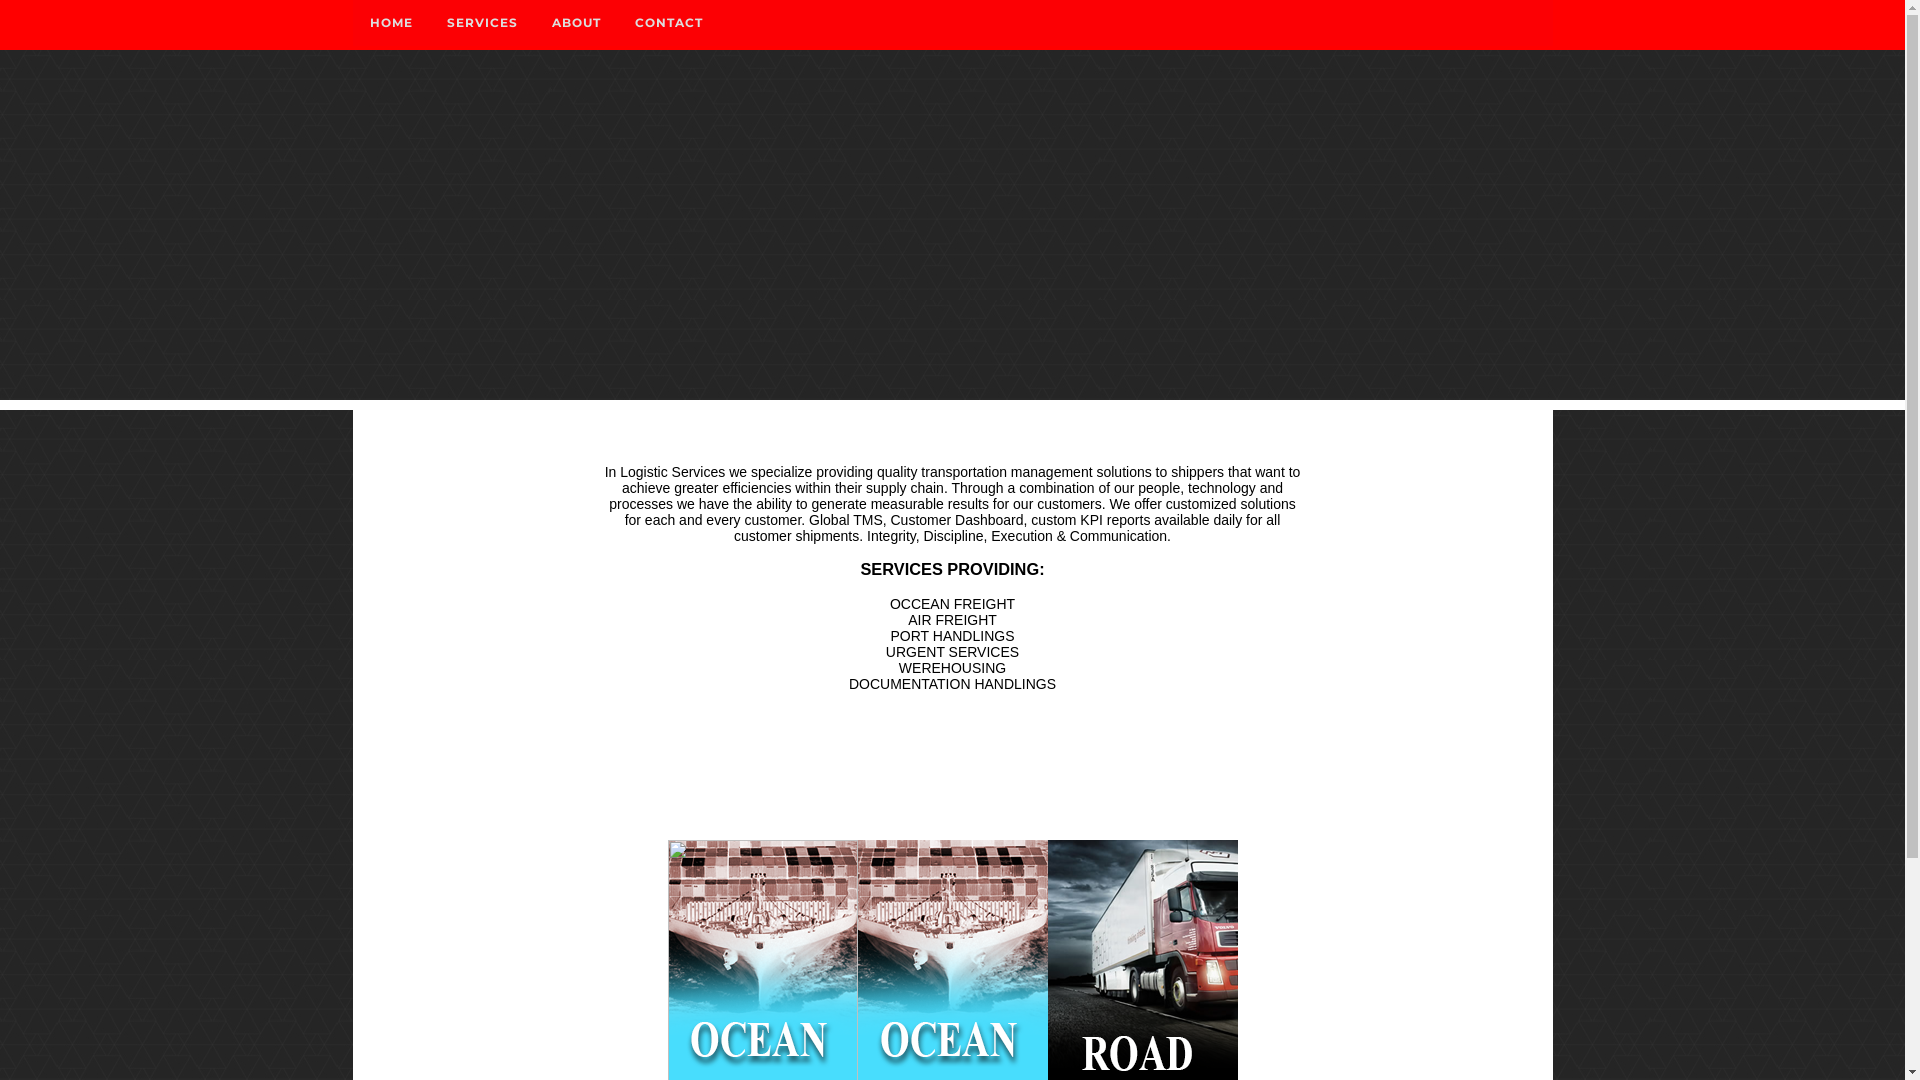 The width and height of the screenshot is (1920, 1080). What do you see at coordinates (351, 23) in the screenshot?
I see `'HOME'` at bounding box center [351, 23].